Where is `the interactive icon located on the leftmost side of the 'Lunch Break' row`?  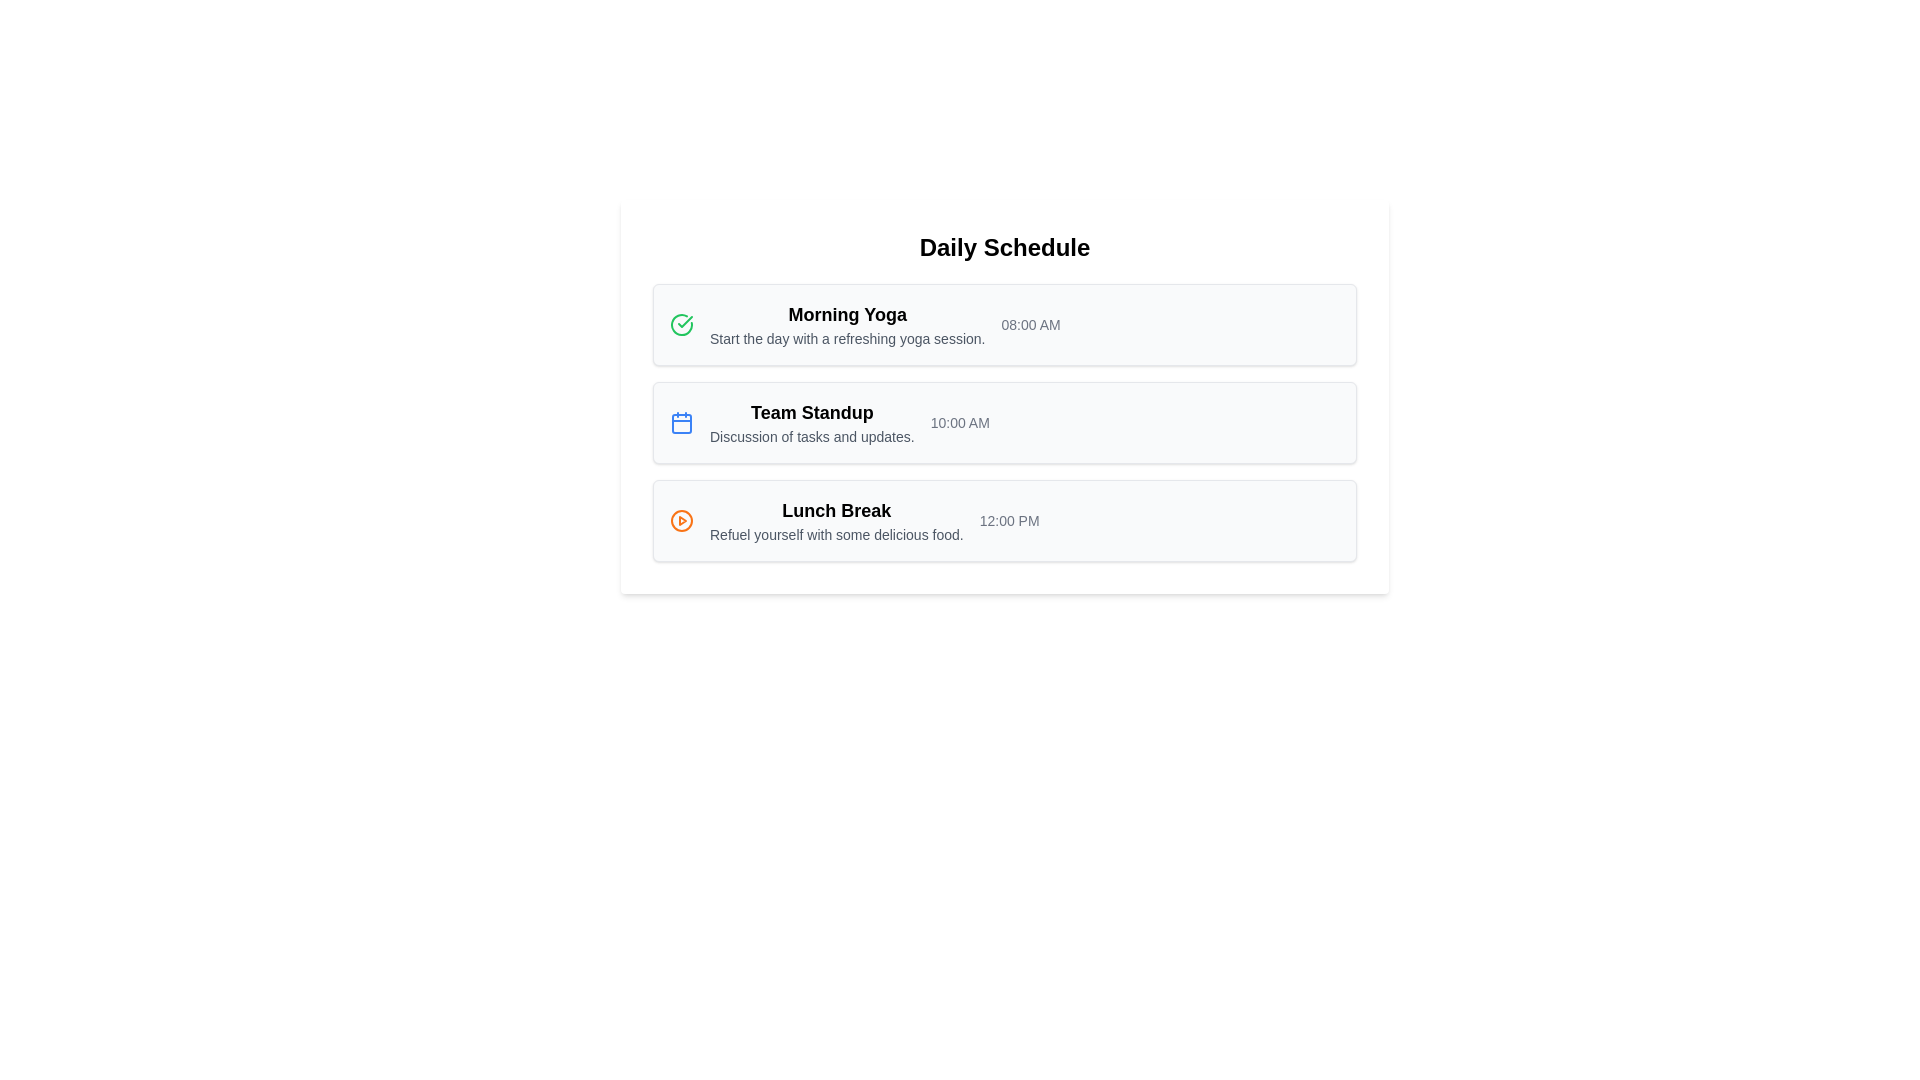 the interactive icon located on the leftmost side of the 'Lunch Break' row is located at coordinates (681, 519).